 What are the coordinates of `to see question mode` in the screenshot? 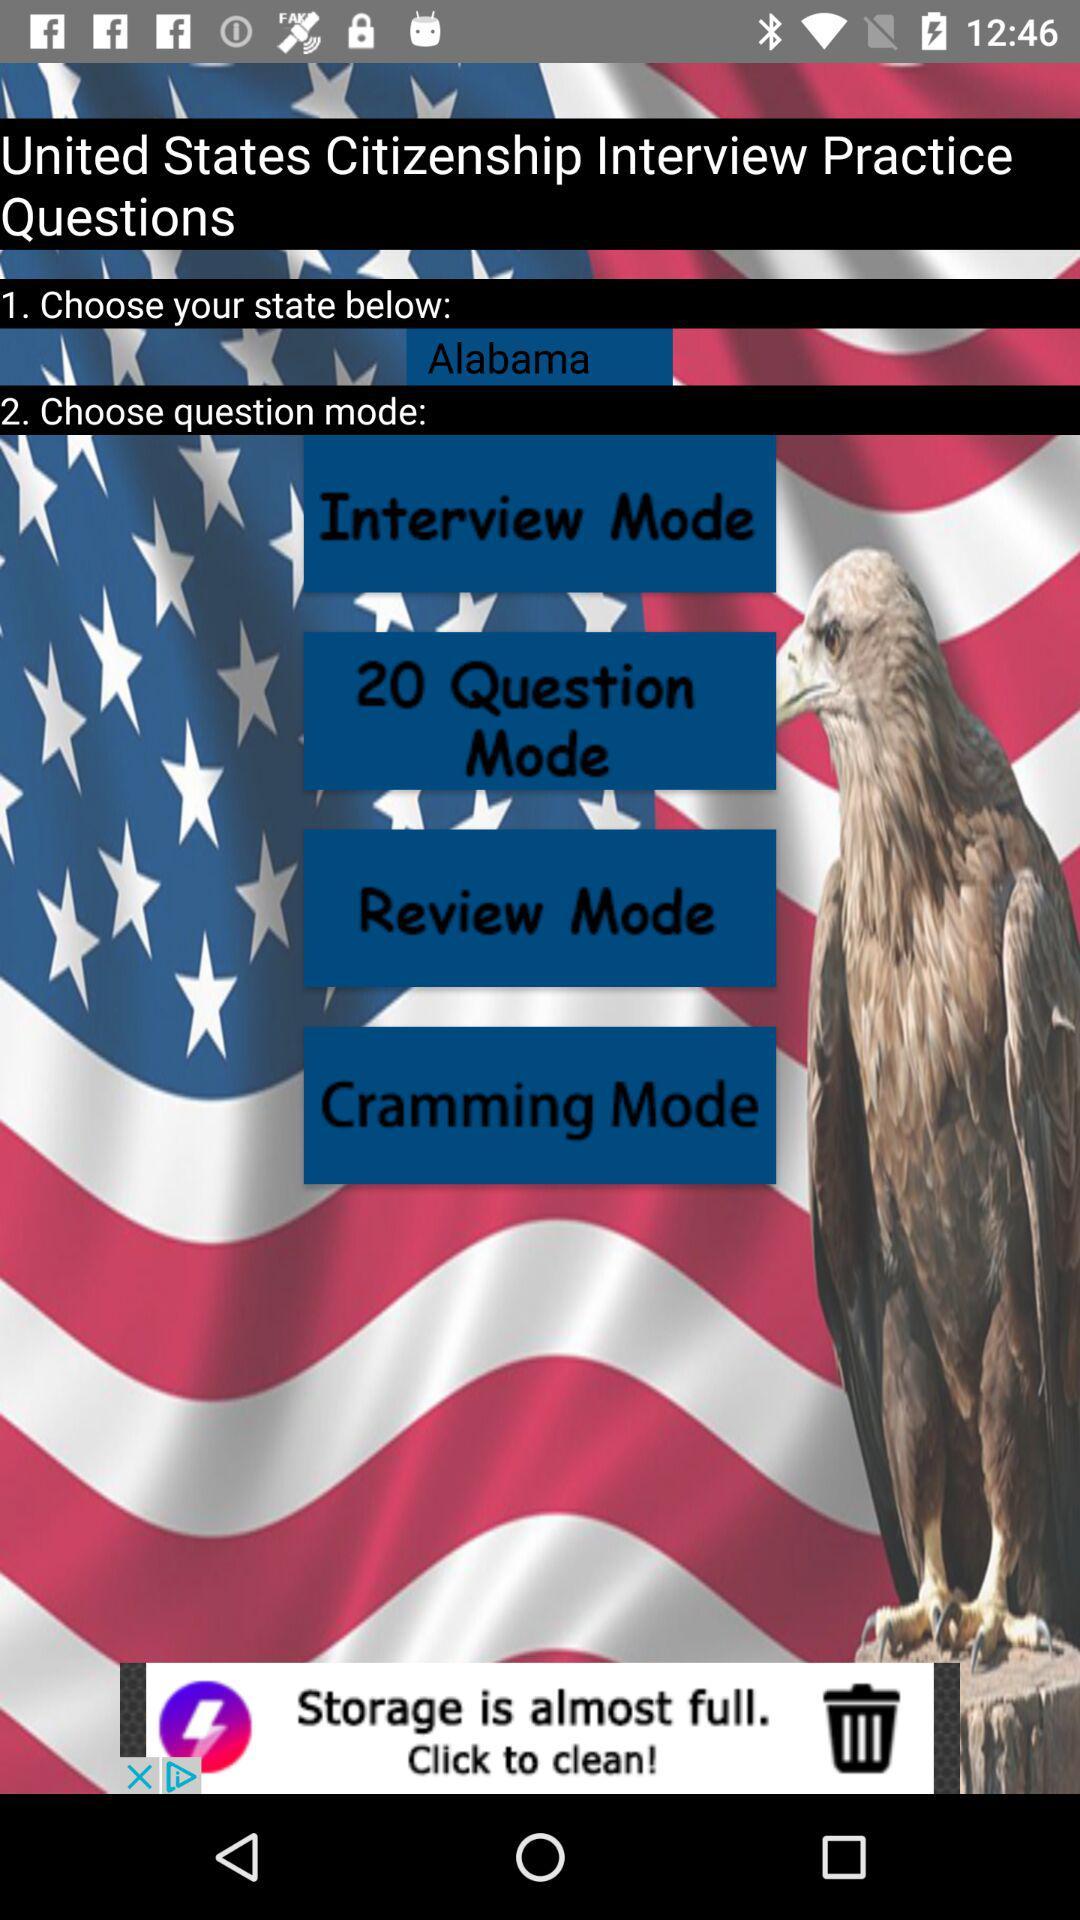 It's located at (540, 710).